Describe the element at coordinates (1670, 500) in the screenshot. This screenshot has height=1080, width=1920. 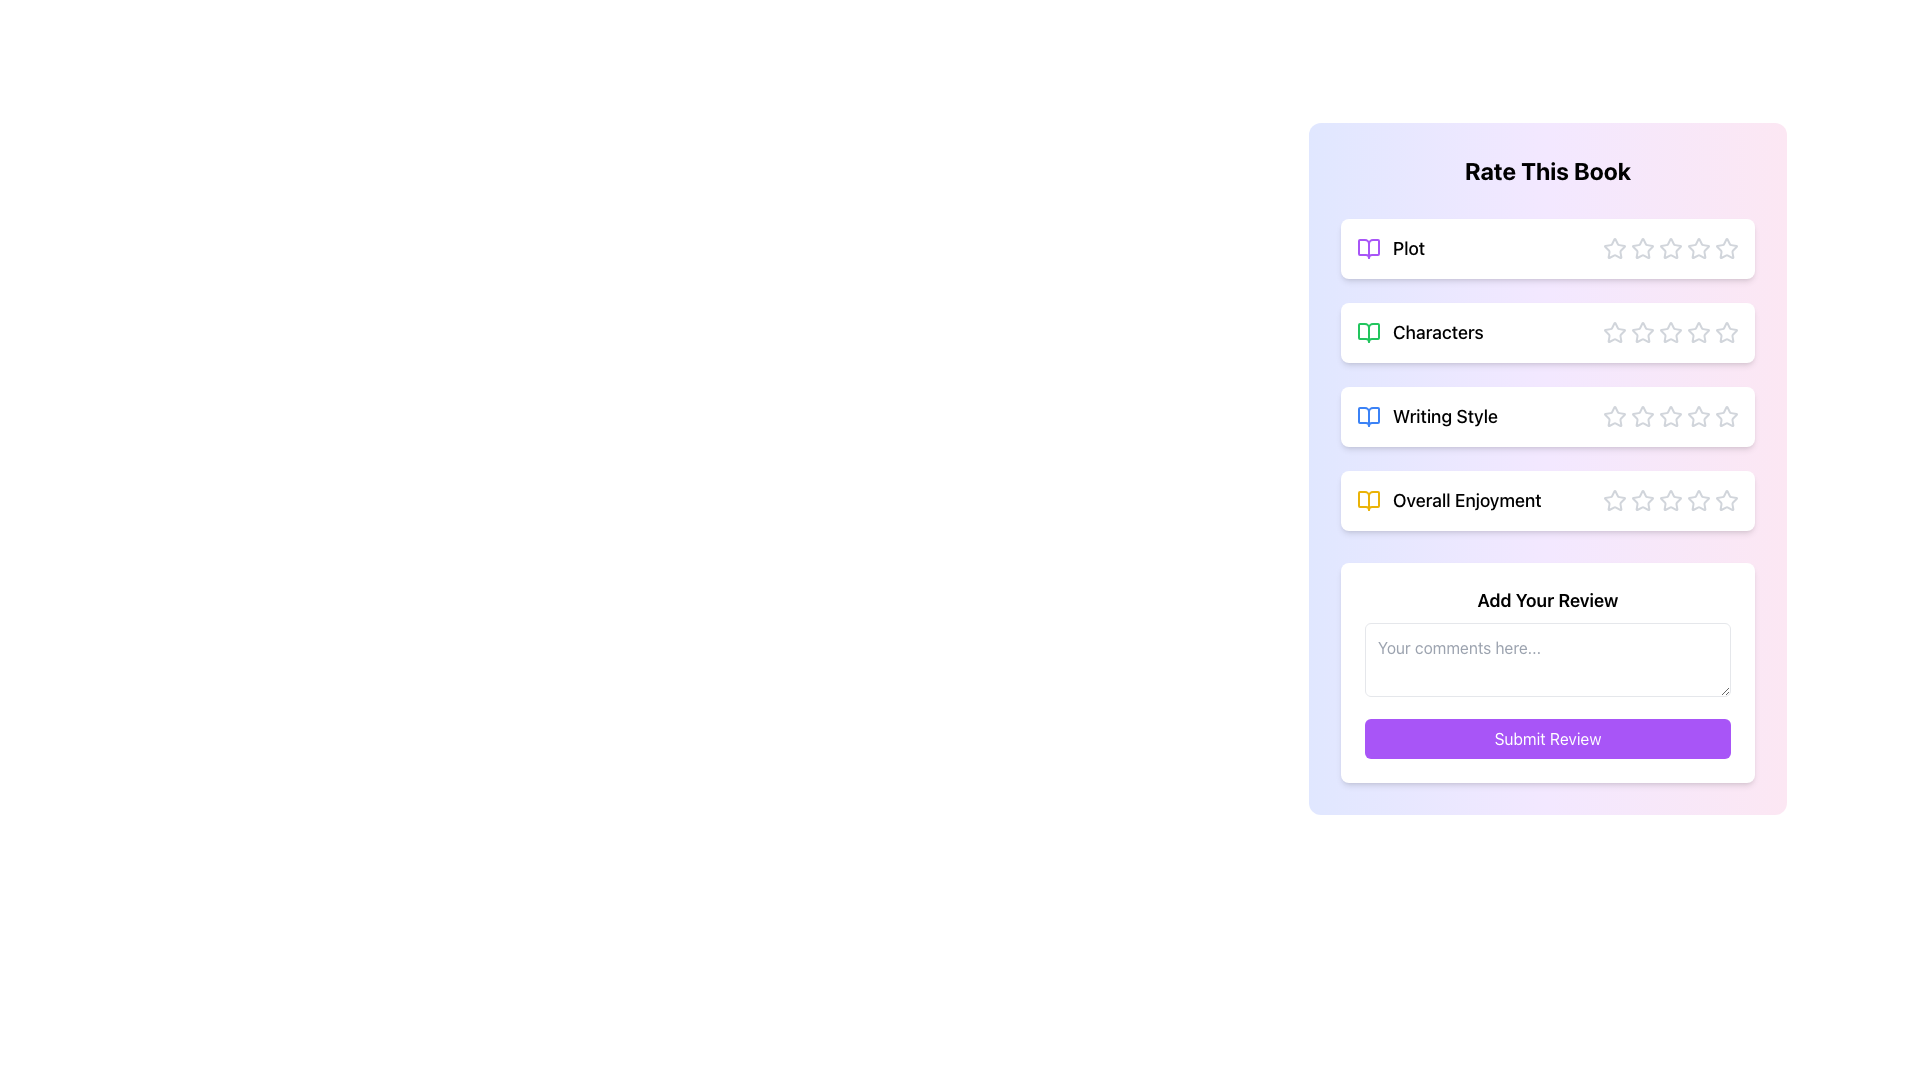
I see `the fourth star icon in the Overall Enjoyment rating section` at that location.